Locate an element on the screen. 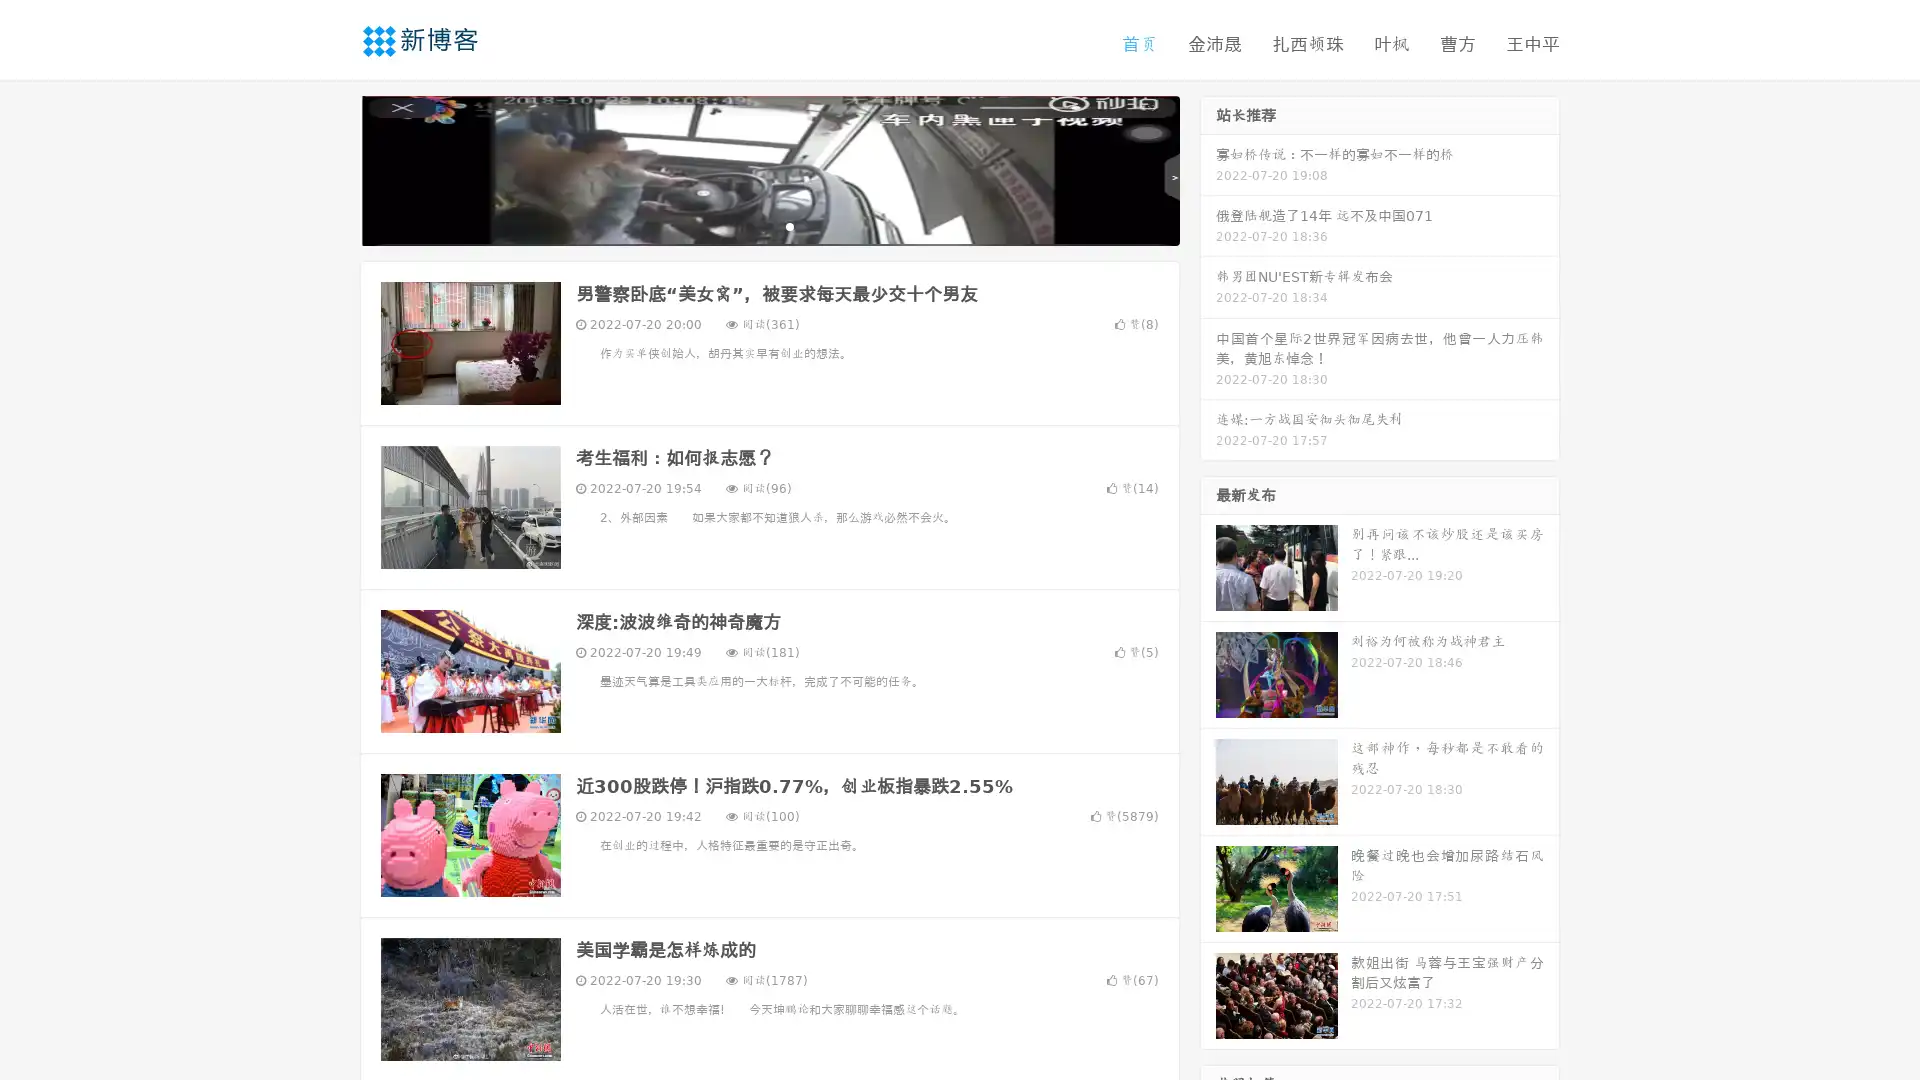 This screenshot has height=1080, width=1920. Previous slide is located at coordinates (330, 168).